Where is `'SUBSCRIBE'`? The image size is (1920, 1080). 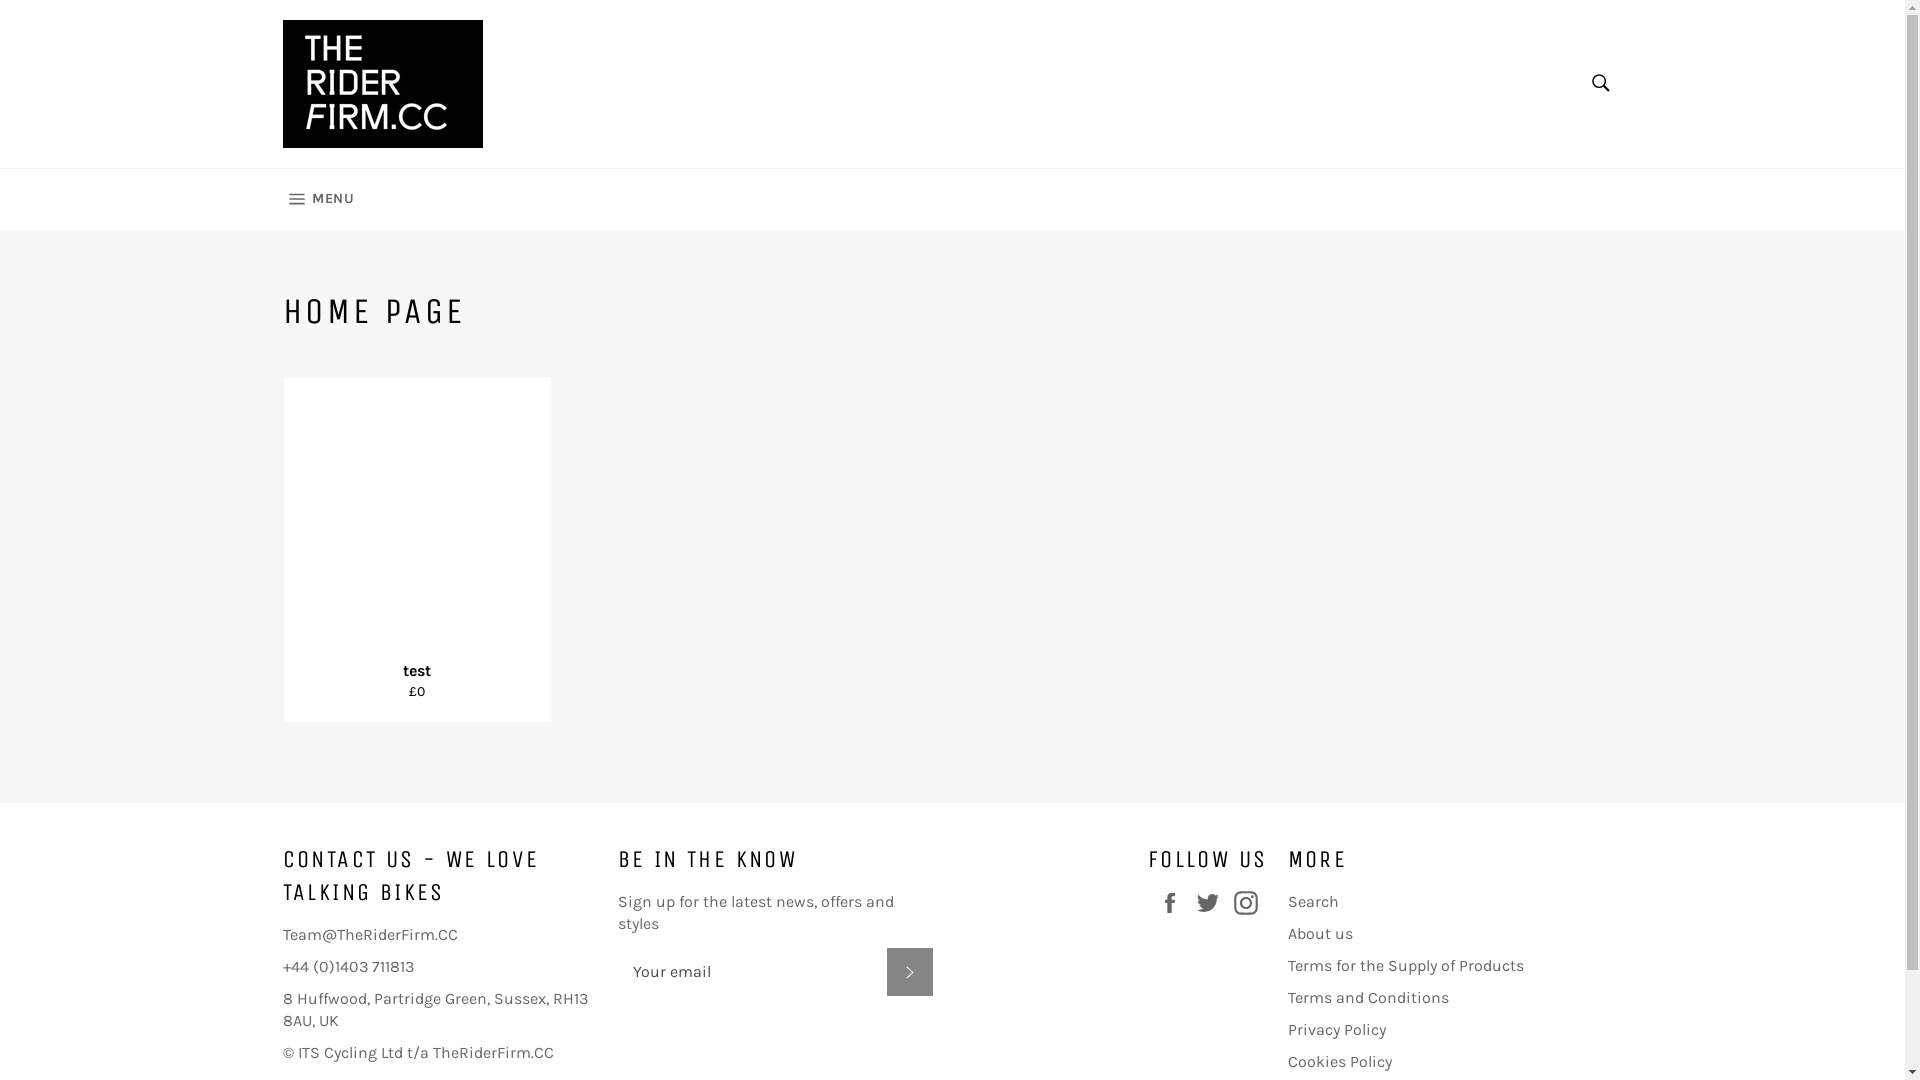 'SUBSCRIBE' is located at coordinates (907, 971).